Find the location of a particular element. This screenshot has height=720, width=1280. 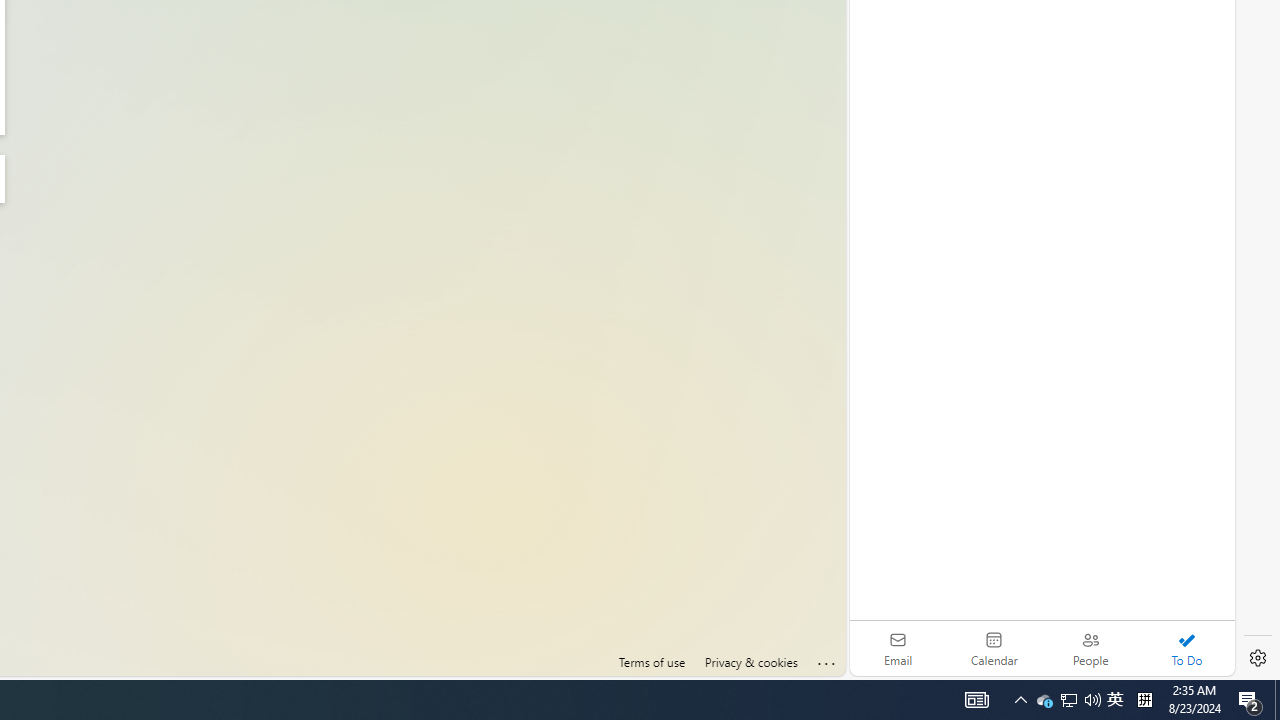

'Email' is located at coordinates (897, 648).